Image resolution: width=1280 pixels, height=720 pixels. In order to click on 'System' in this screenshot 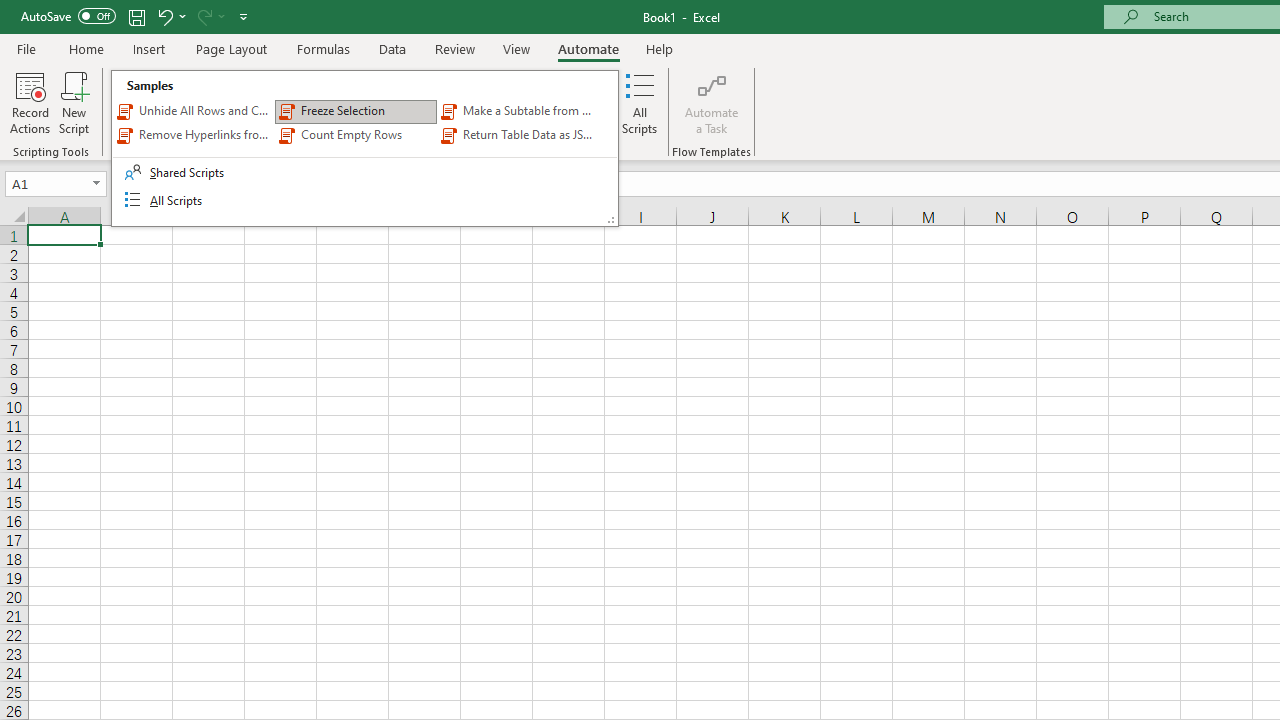, I will do `click(10, 11)`.